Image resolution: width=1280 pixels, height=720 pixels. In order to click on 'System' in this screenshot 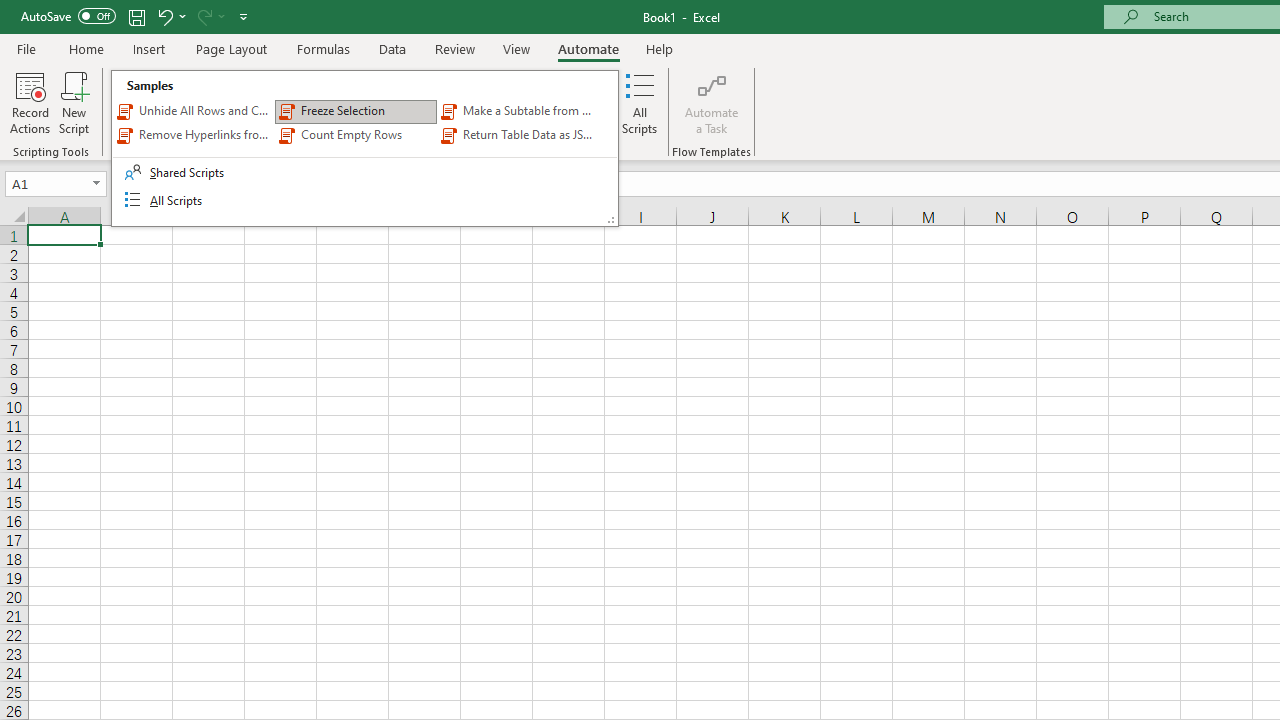, I will do `click(10, 11)`.